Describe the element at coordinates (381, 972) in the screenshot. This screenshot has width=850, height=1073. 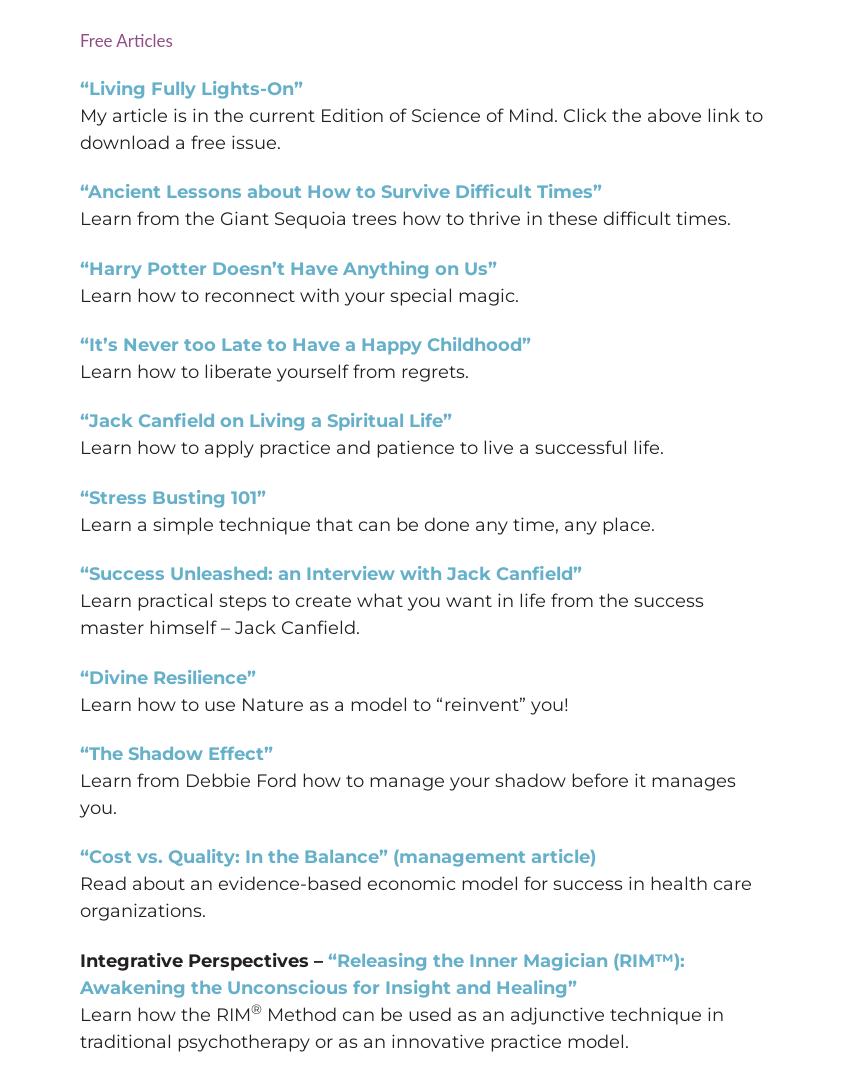
I see `'“Releasing the Inner Magician (RIM™): Awakening the Unconscious for Insight and Healing”'` at that location.